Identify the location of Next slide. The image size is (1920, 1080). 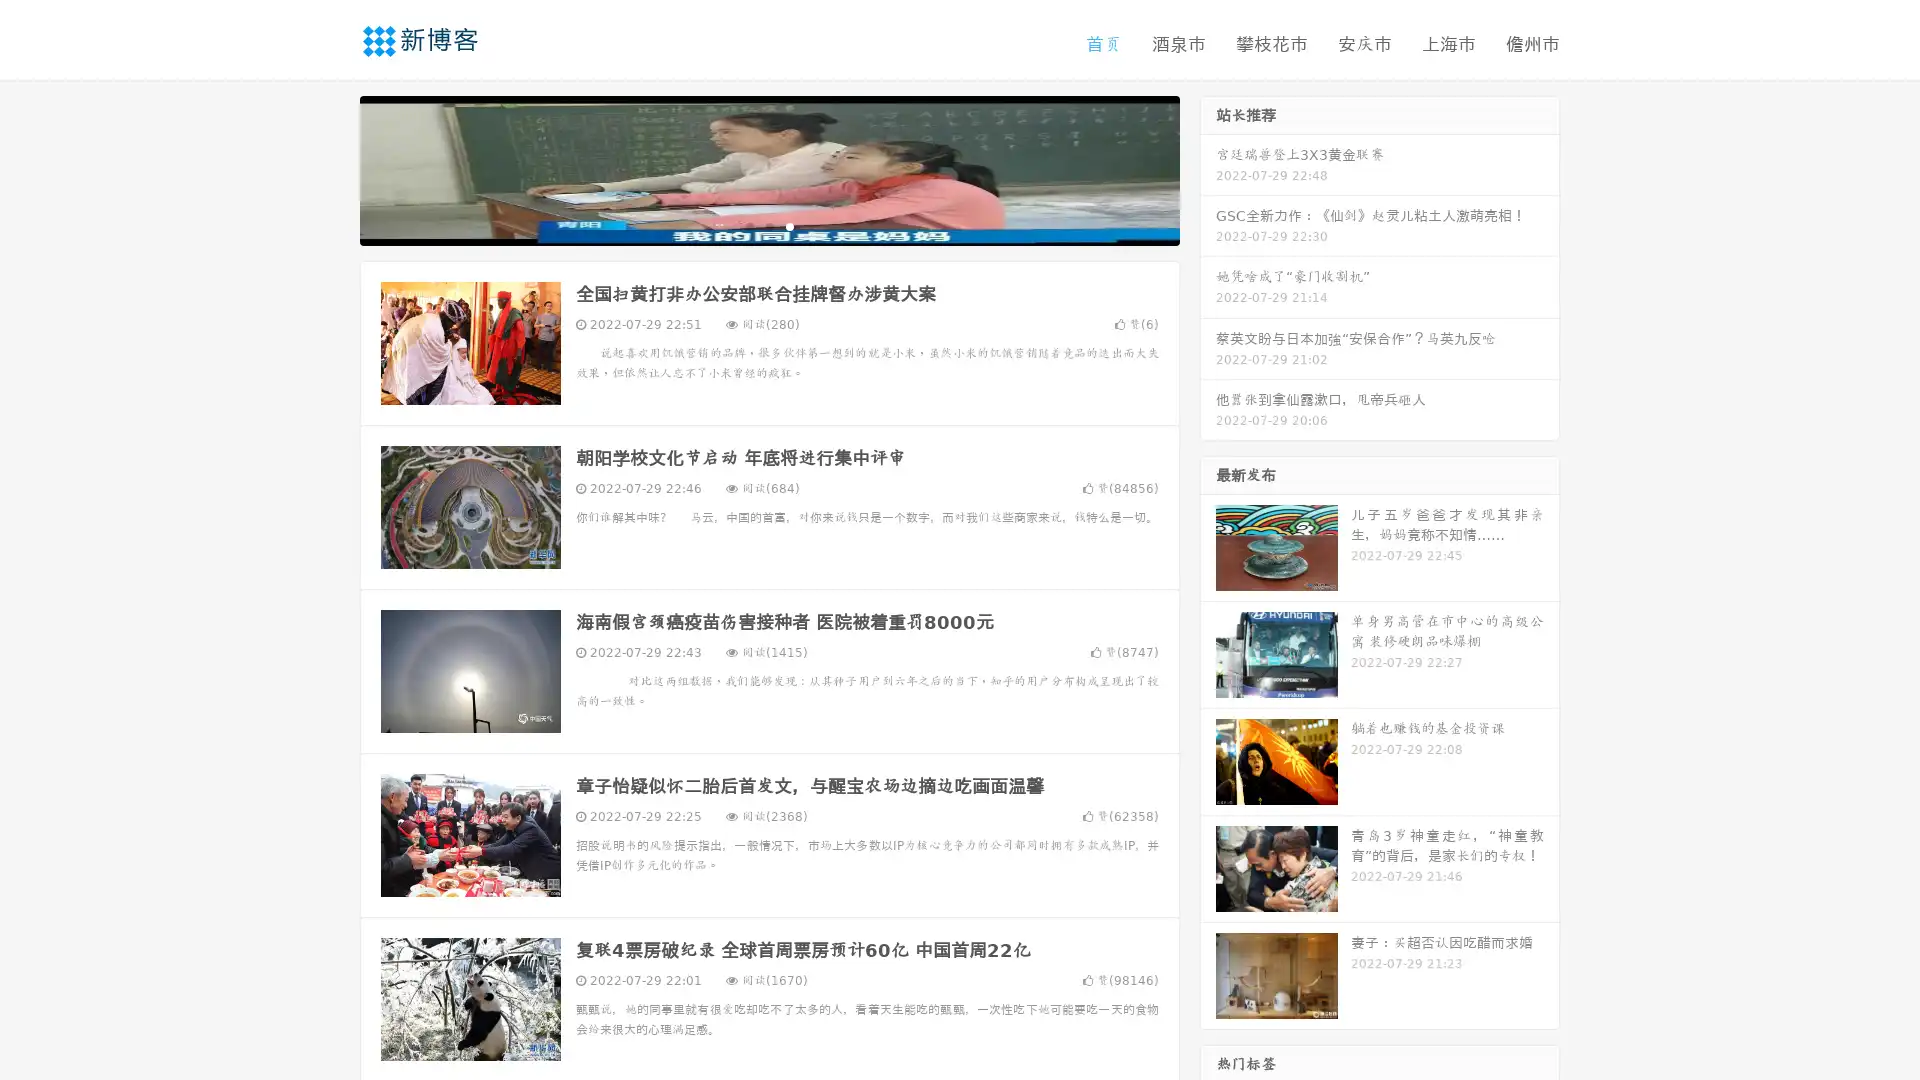
(1208, 168).